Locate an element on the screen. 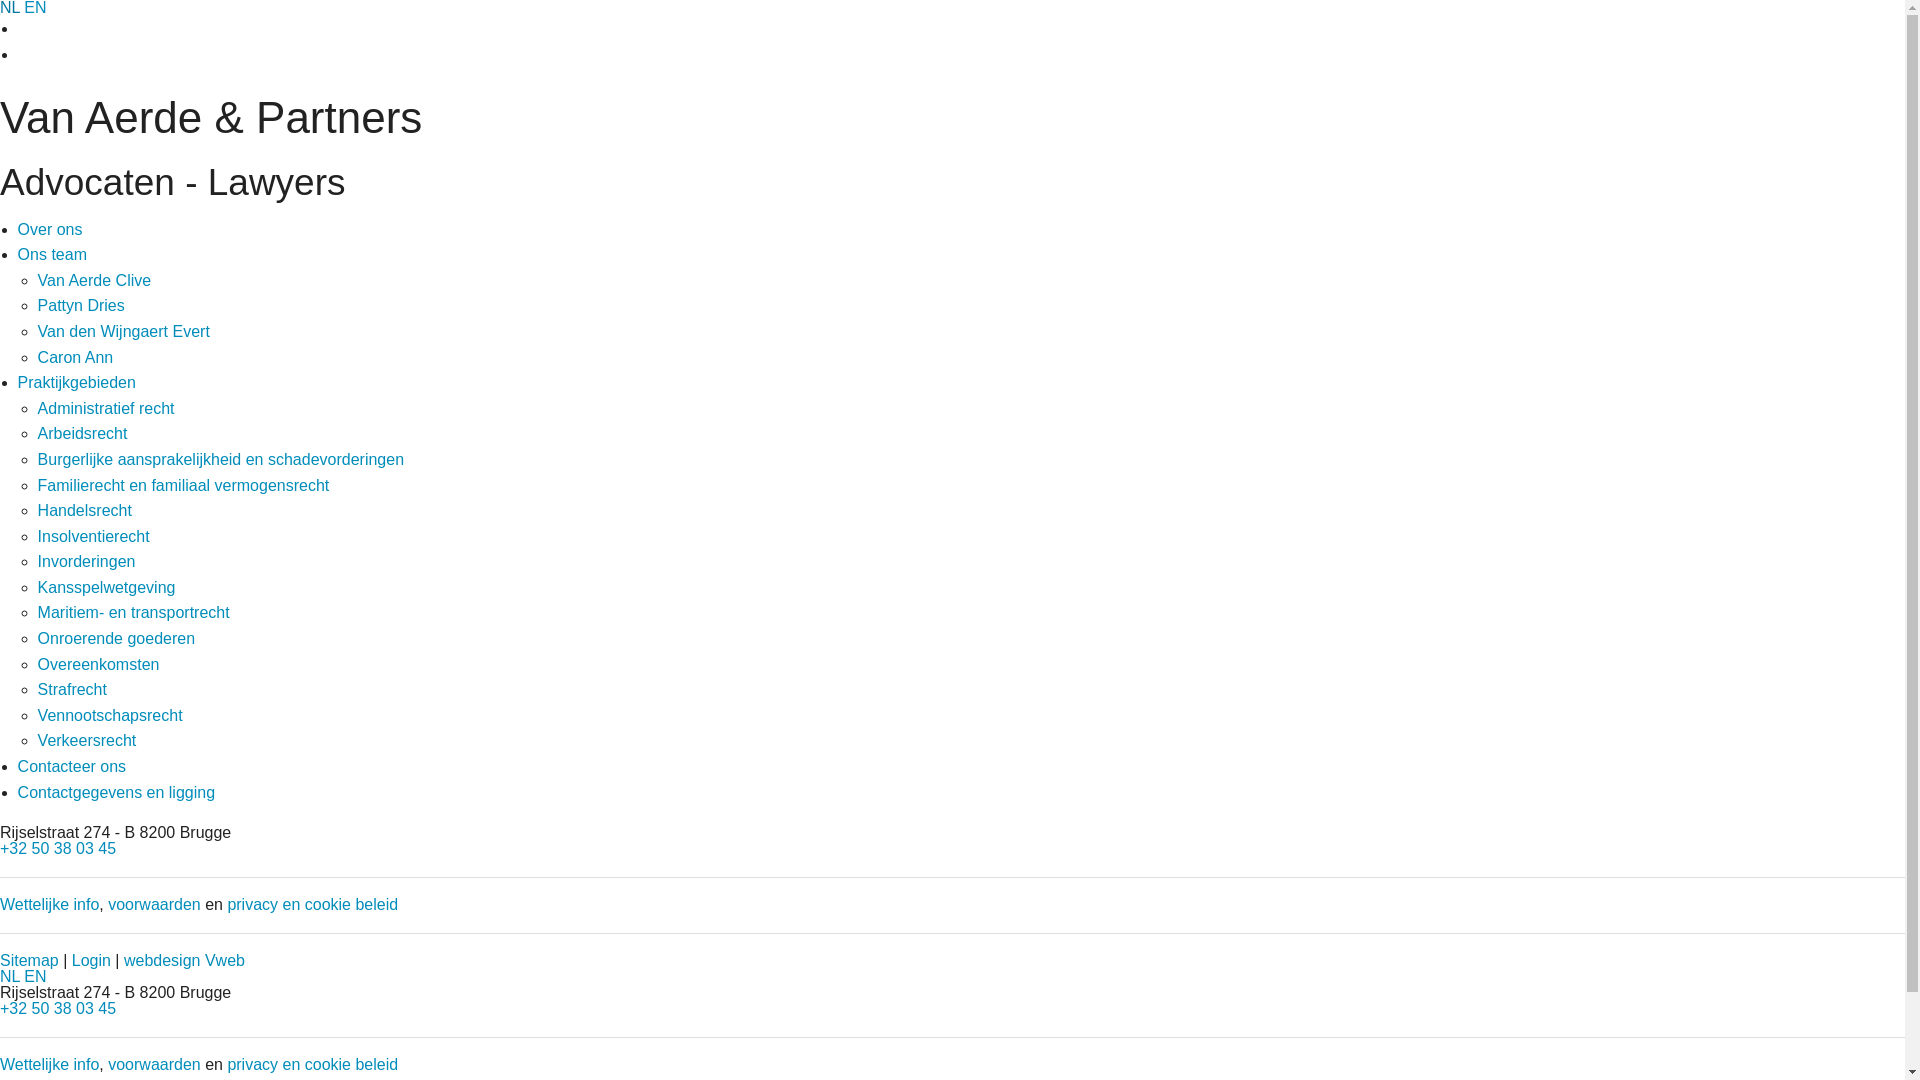 The width and height of the screenshot is (1920, 1080). 'Van den Wijngaert Evert' is located at coordinates (38, 330).